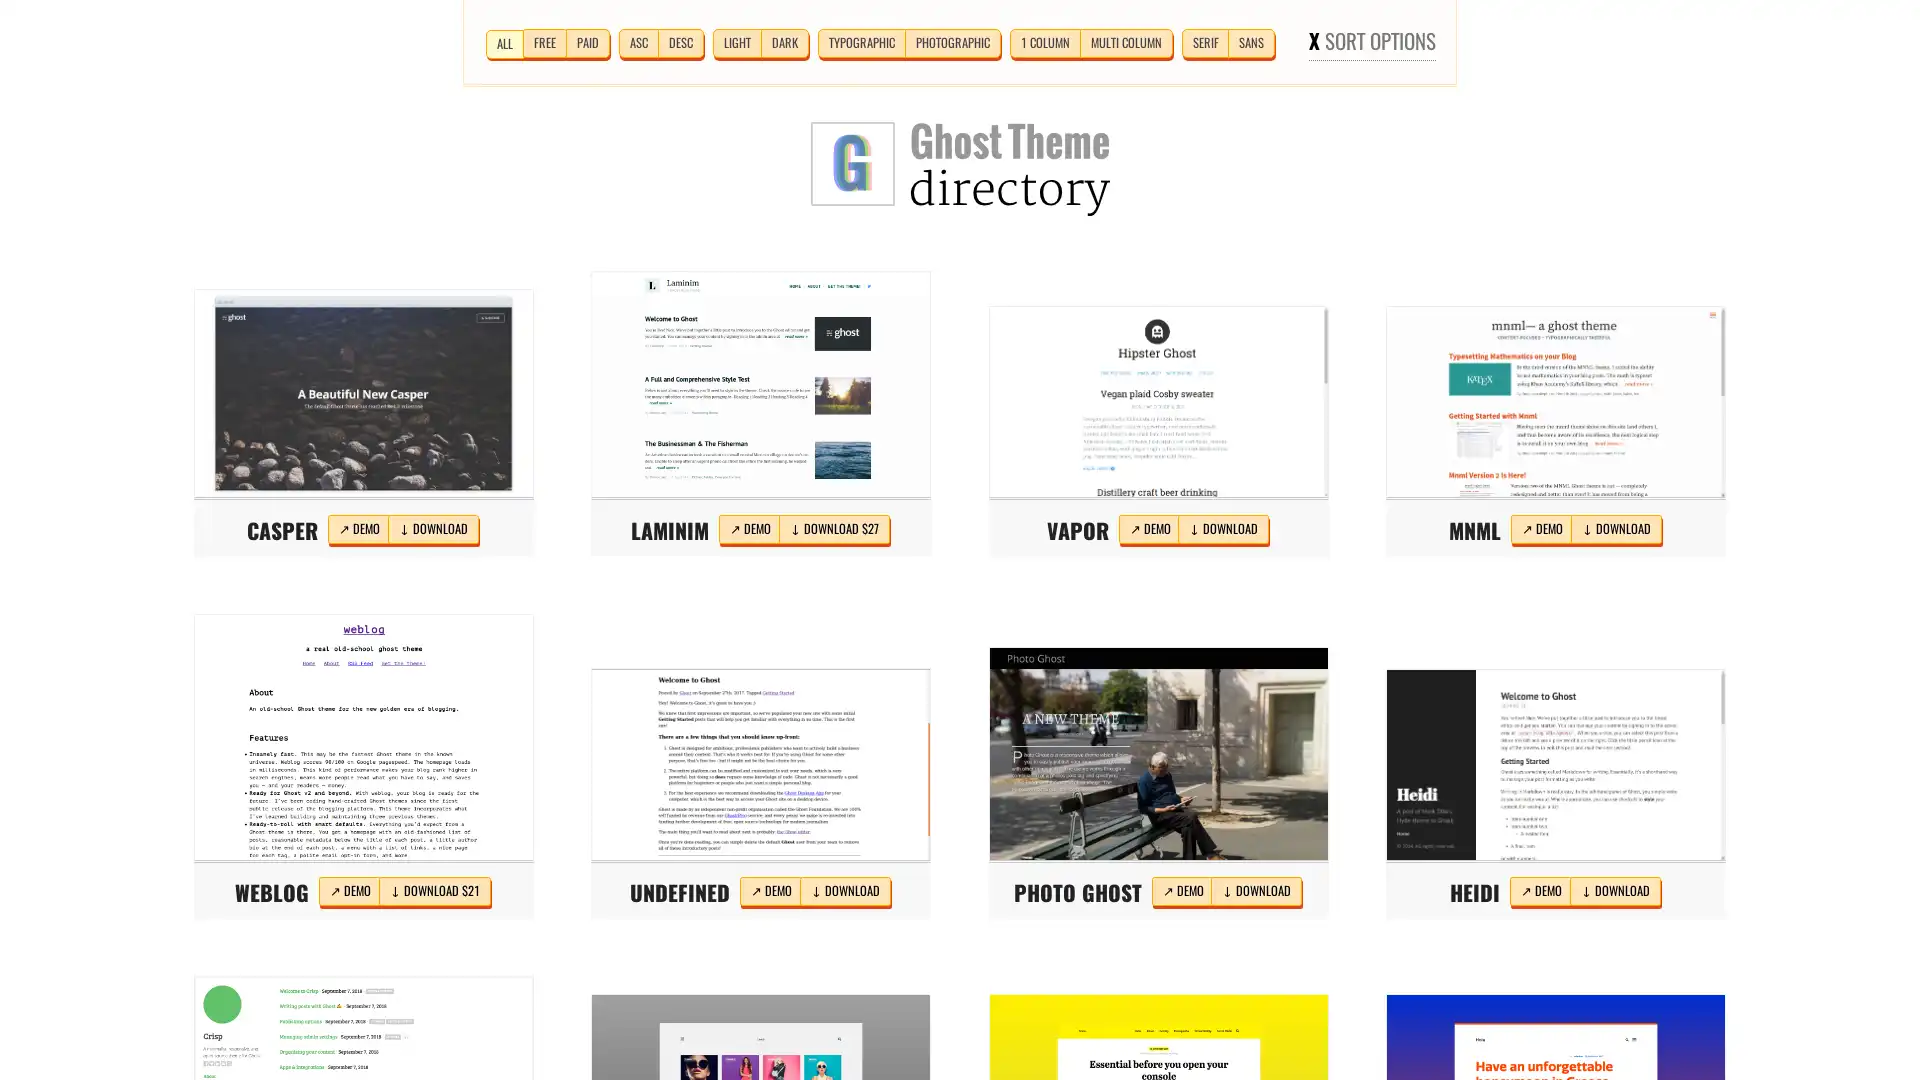 This screenshot has width=1920, height=1080. I want to click on 1 COLUMN, so click(1043, 42).